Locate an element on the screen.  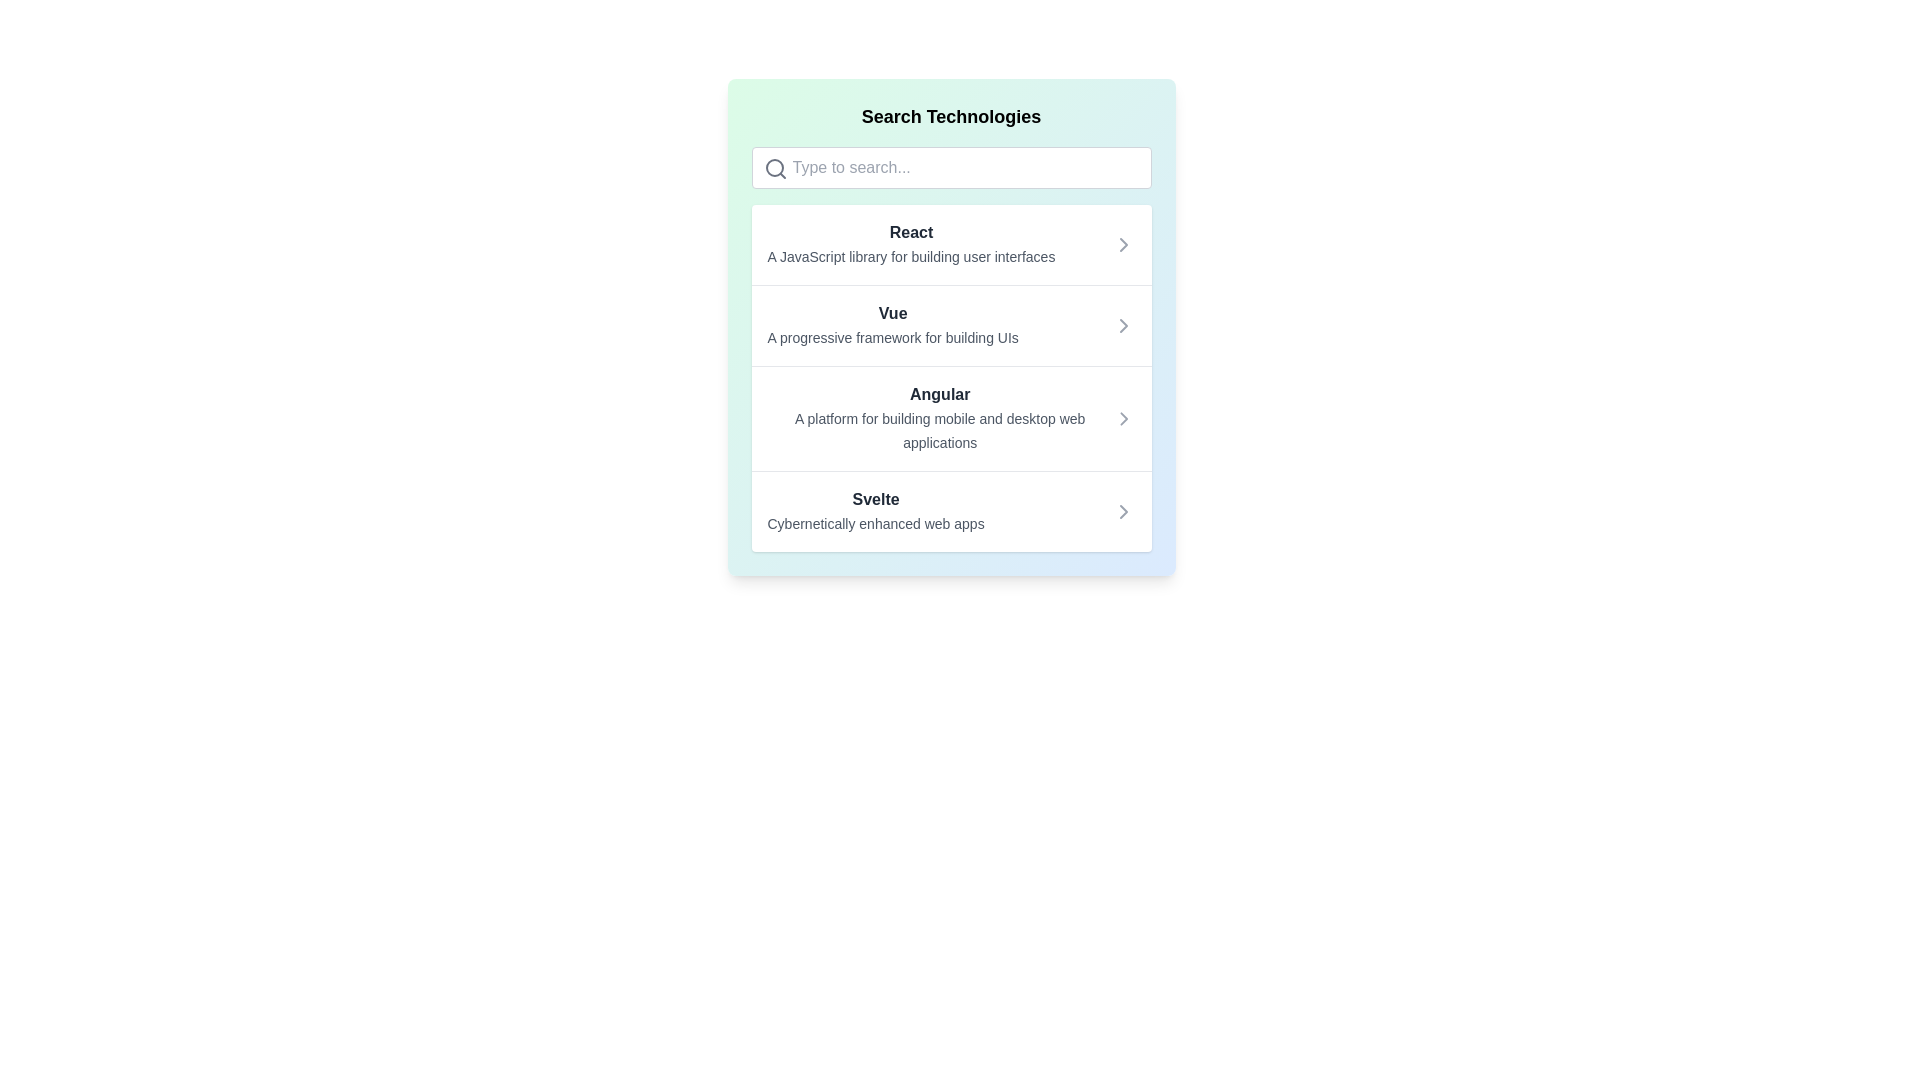
the rightward-facing chevron icon next to the 'Vue' item in the 'Search Technologies' panel is located at coordinates (1123, 325).